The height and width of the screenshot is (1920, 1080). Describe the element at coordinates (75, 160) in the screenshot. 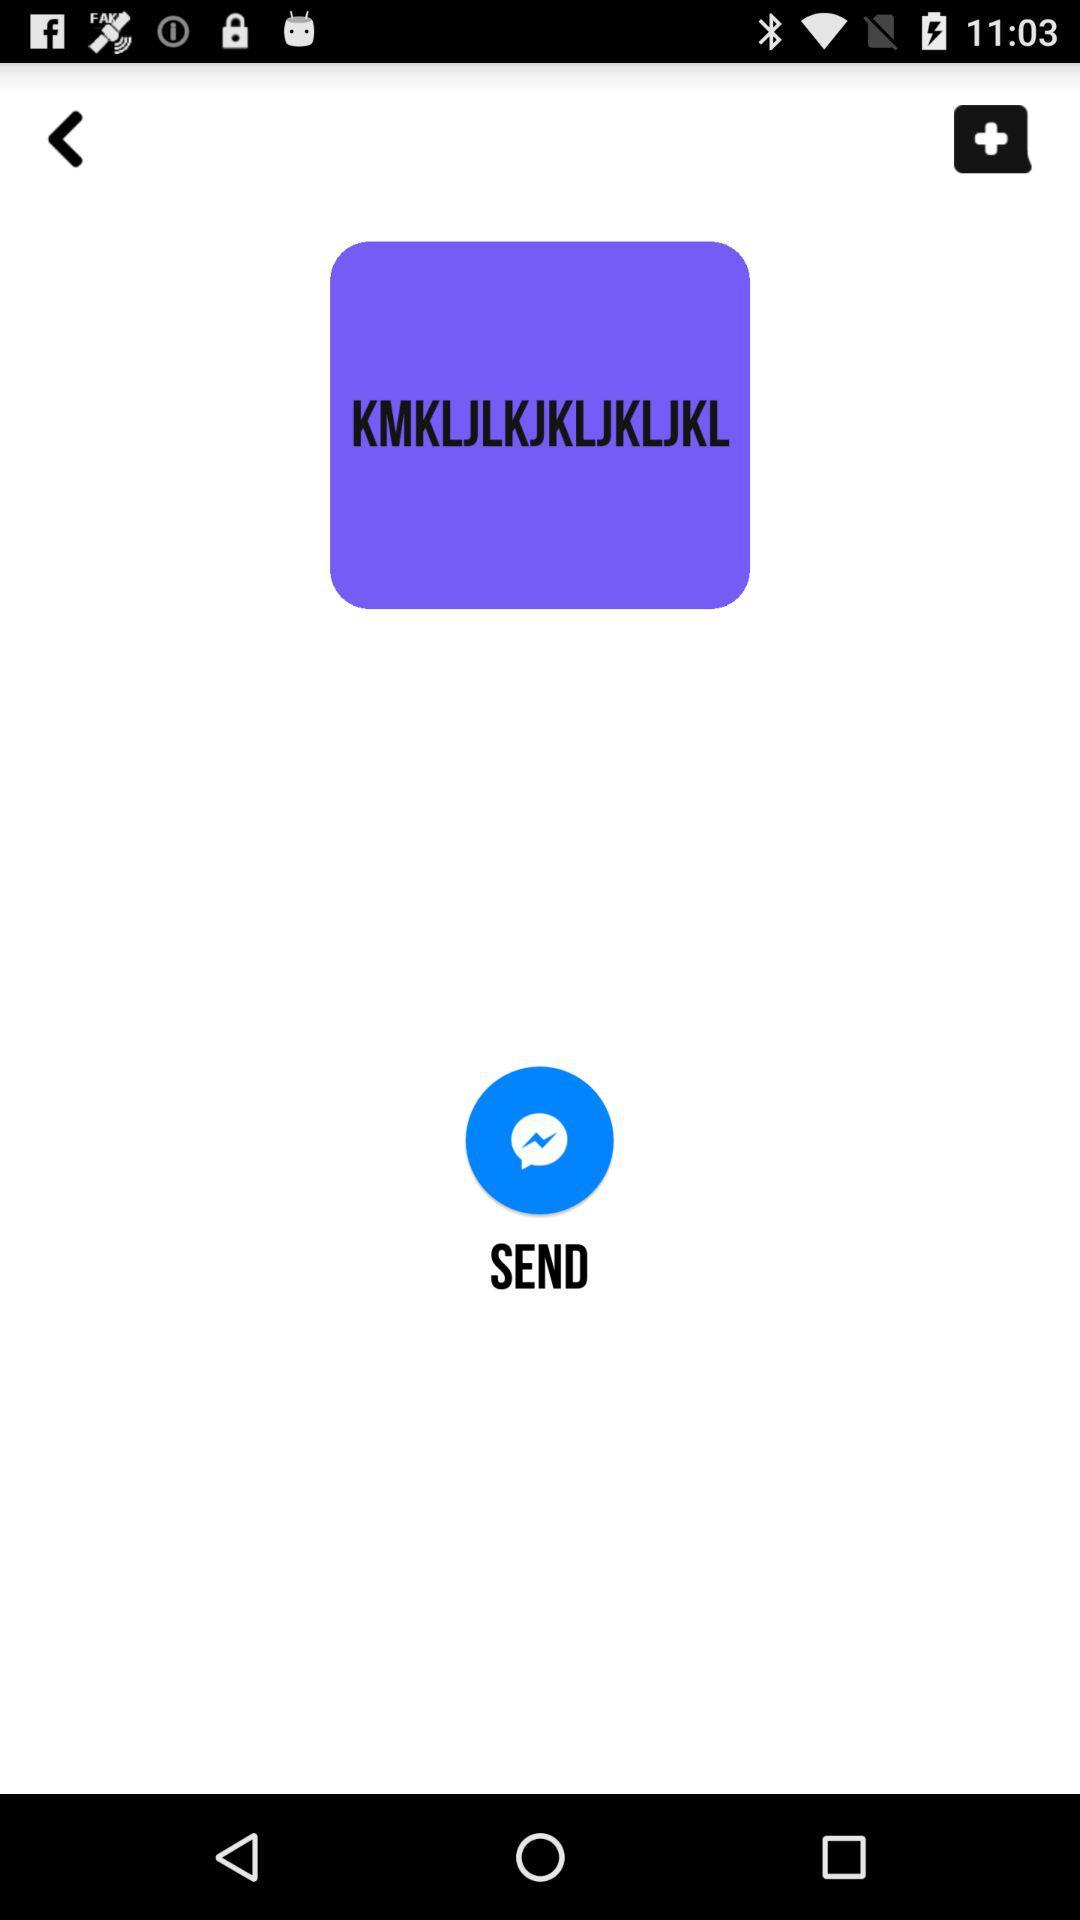

I see `the arrow_backward icon` at that location.